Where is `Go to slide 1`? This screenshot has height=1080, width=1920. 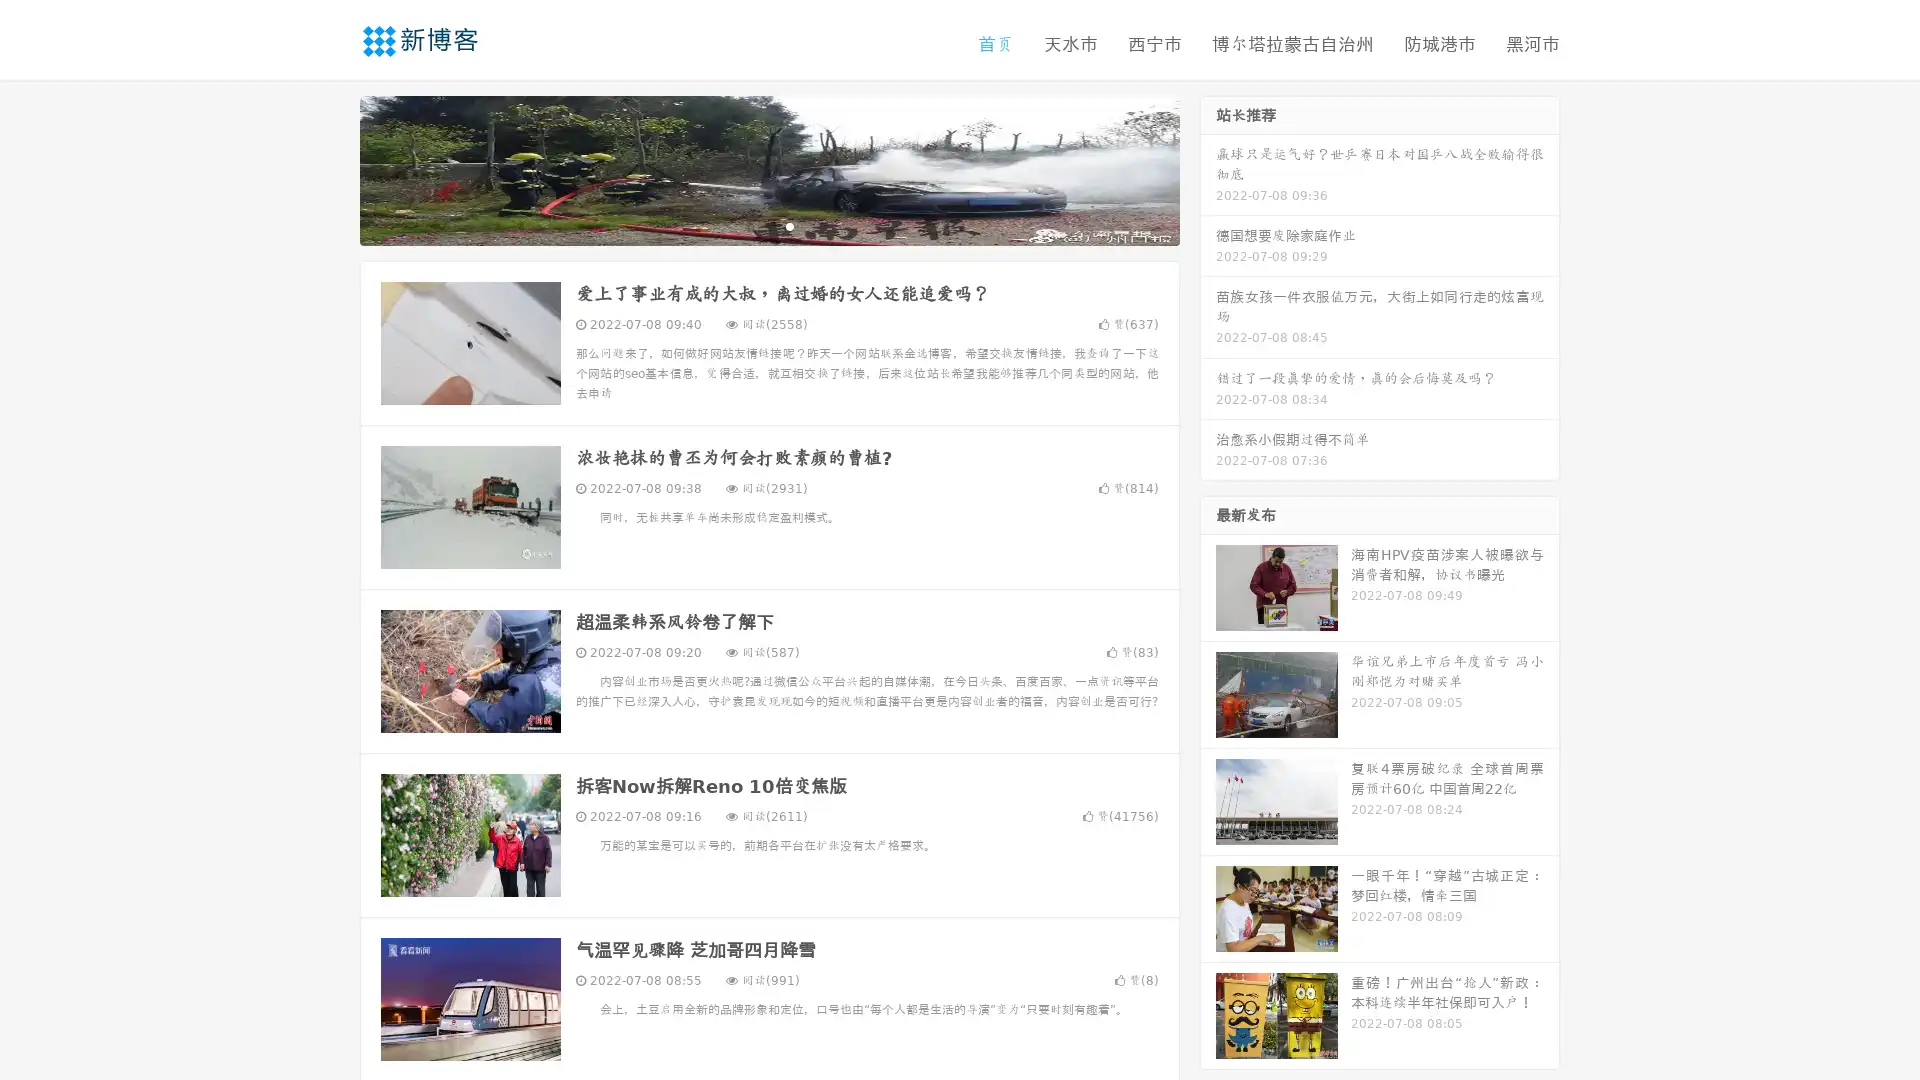
Go to slide 1 is located at coordinates (748, 225).